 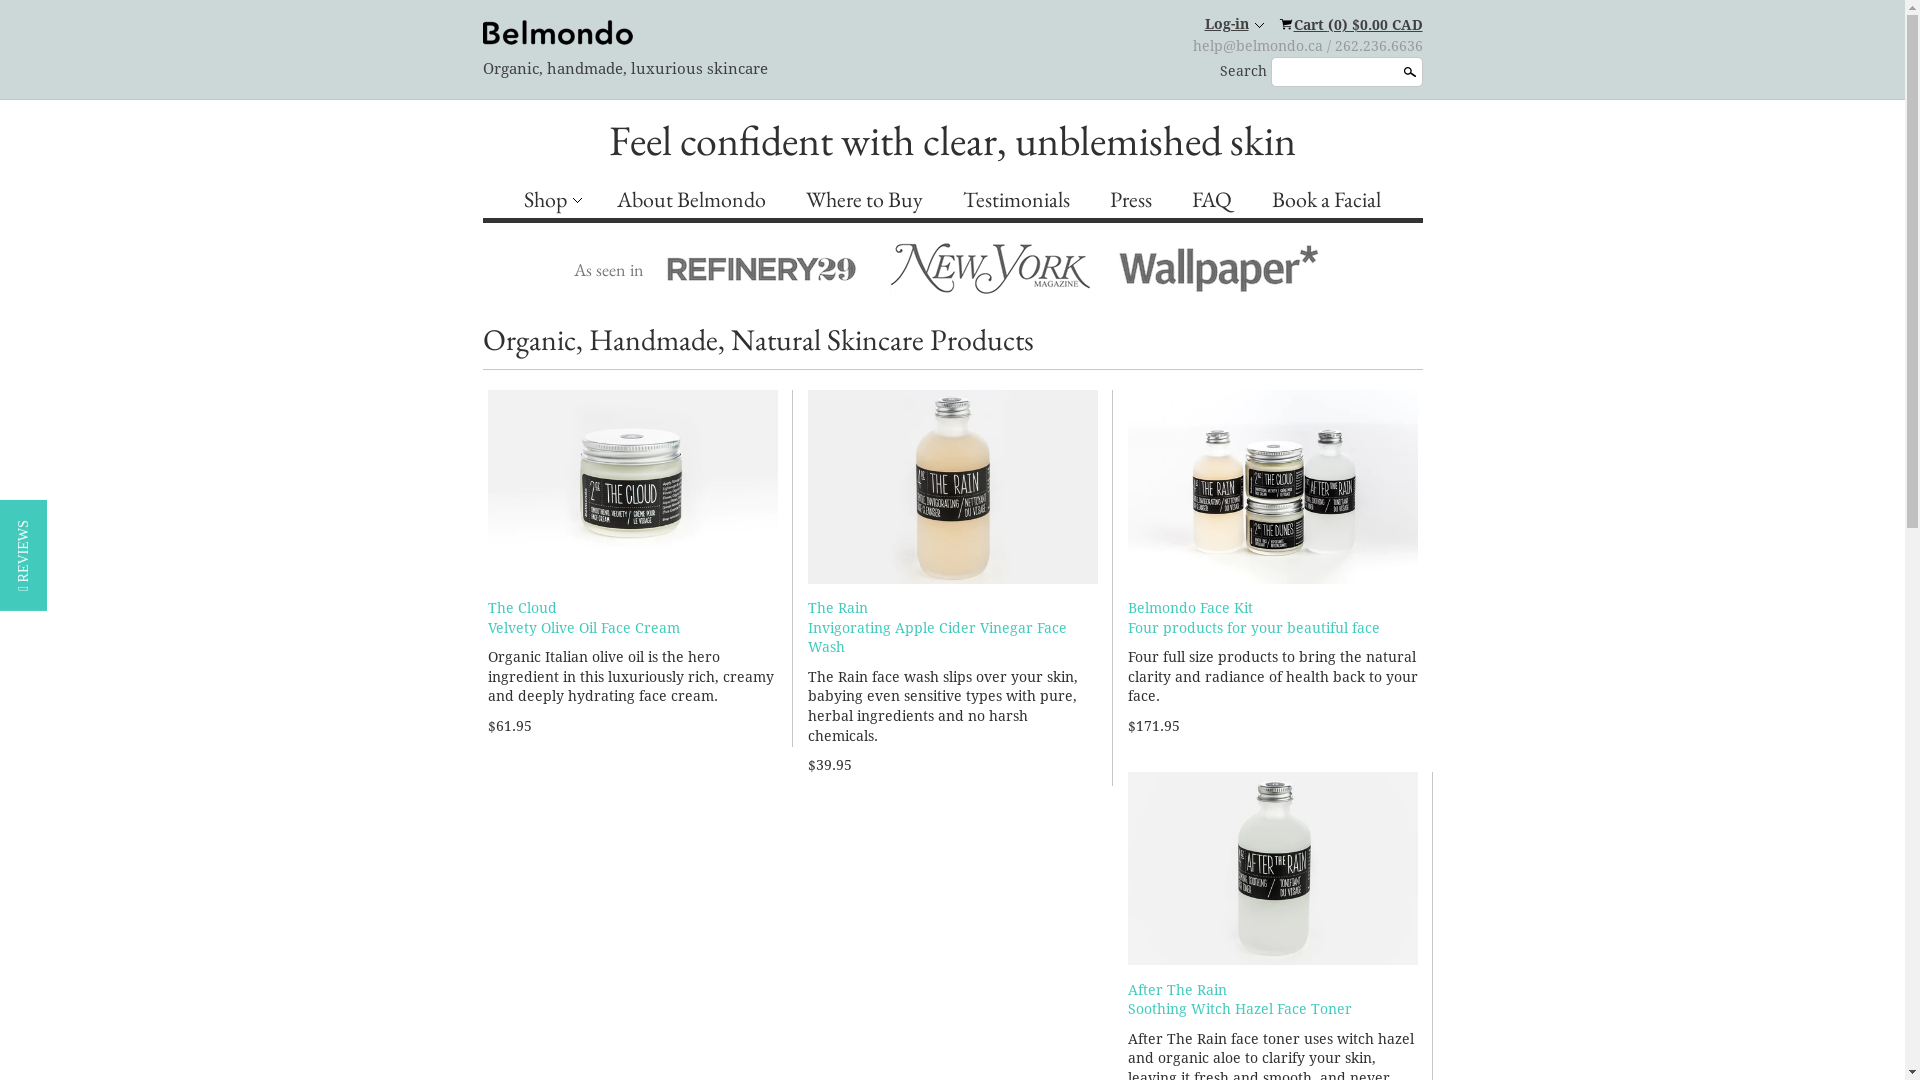 I want to click on 'The Cloud', so click(x=522, y=607).